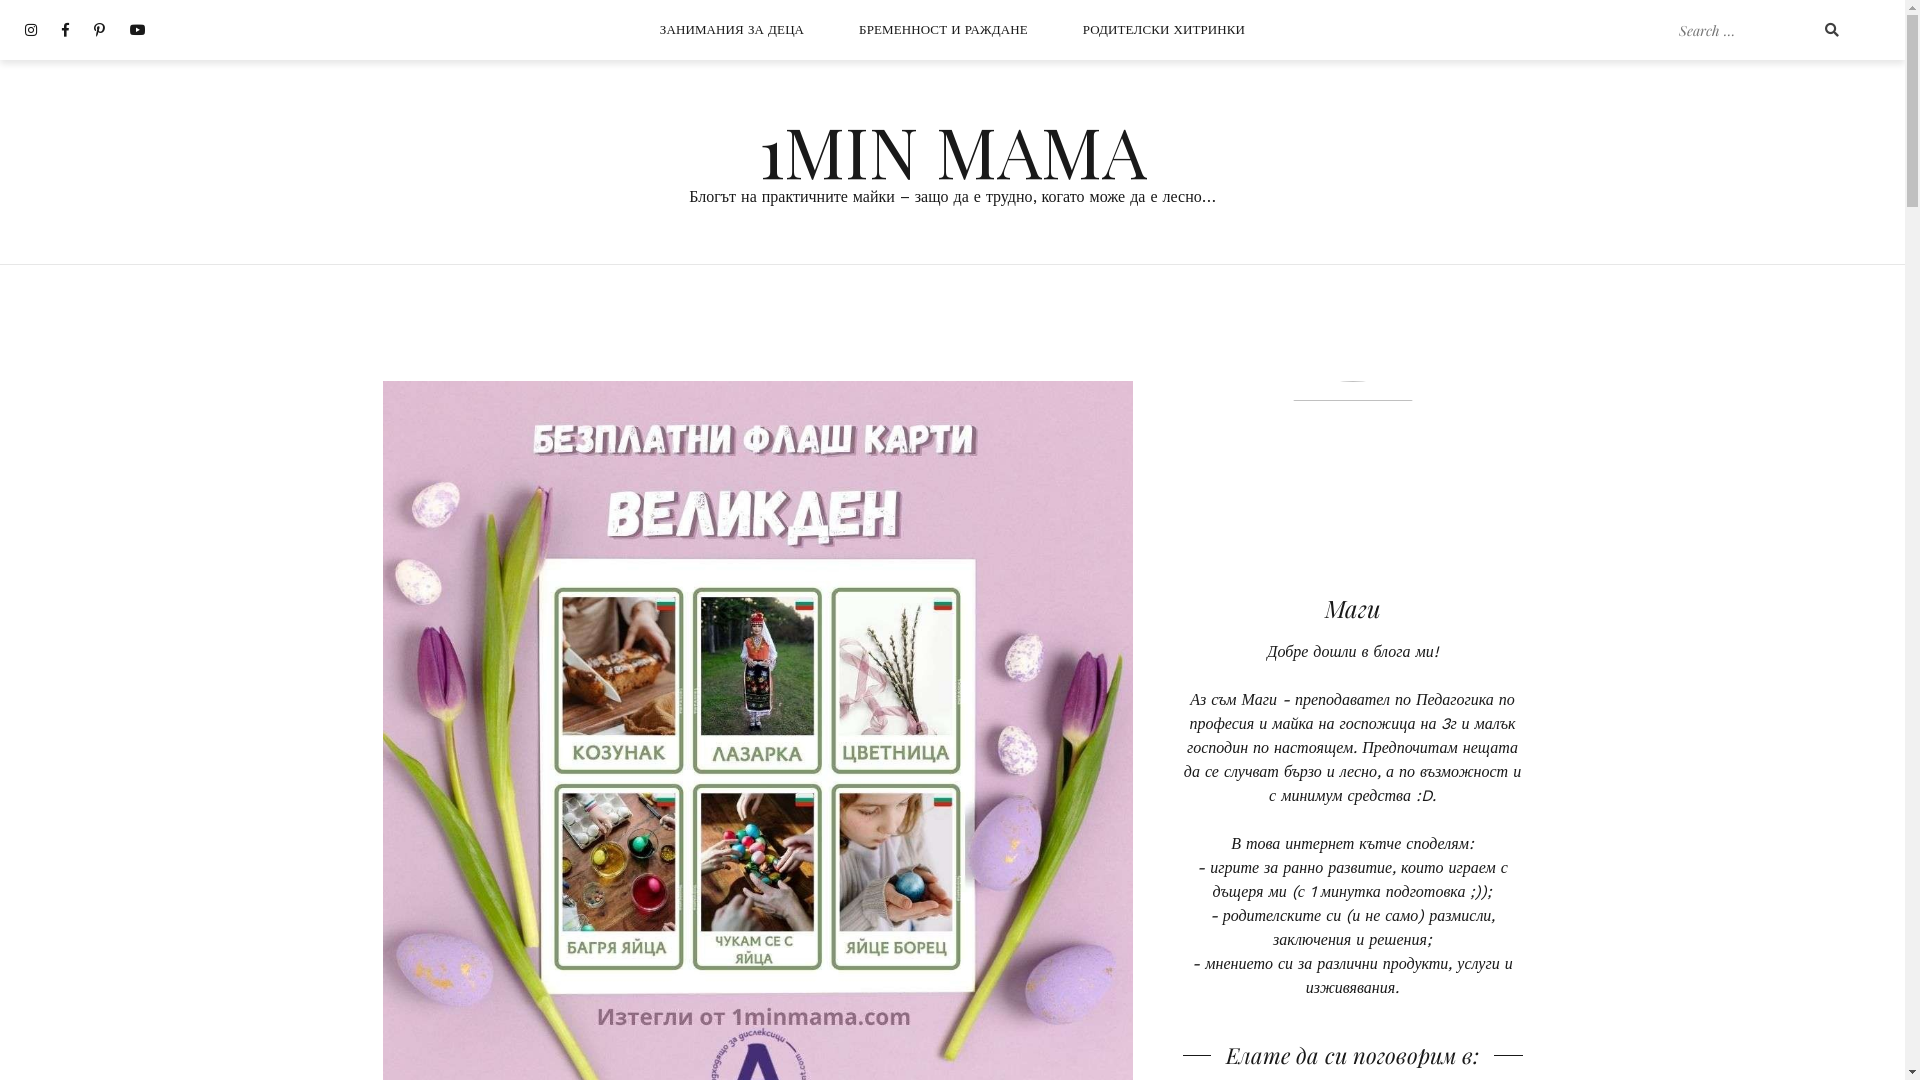 The height and width of the screenshot is (1080, 1920). What do you see at coordinates (98, 30) in the screenshot?
I see `'Pinterest'` at bounding box center [98, 30].